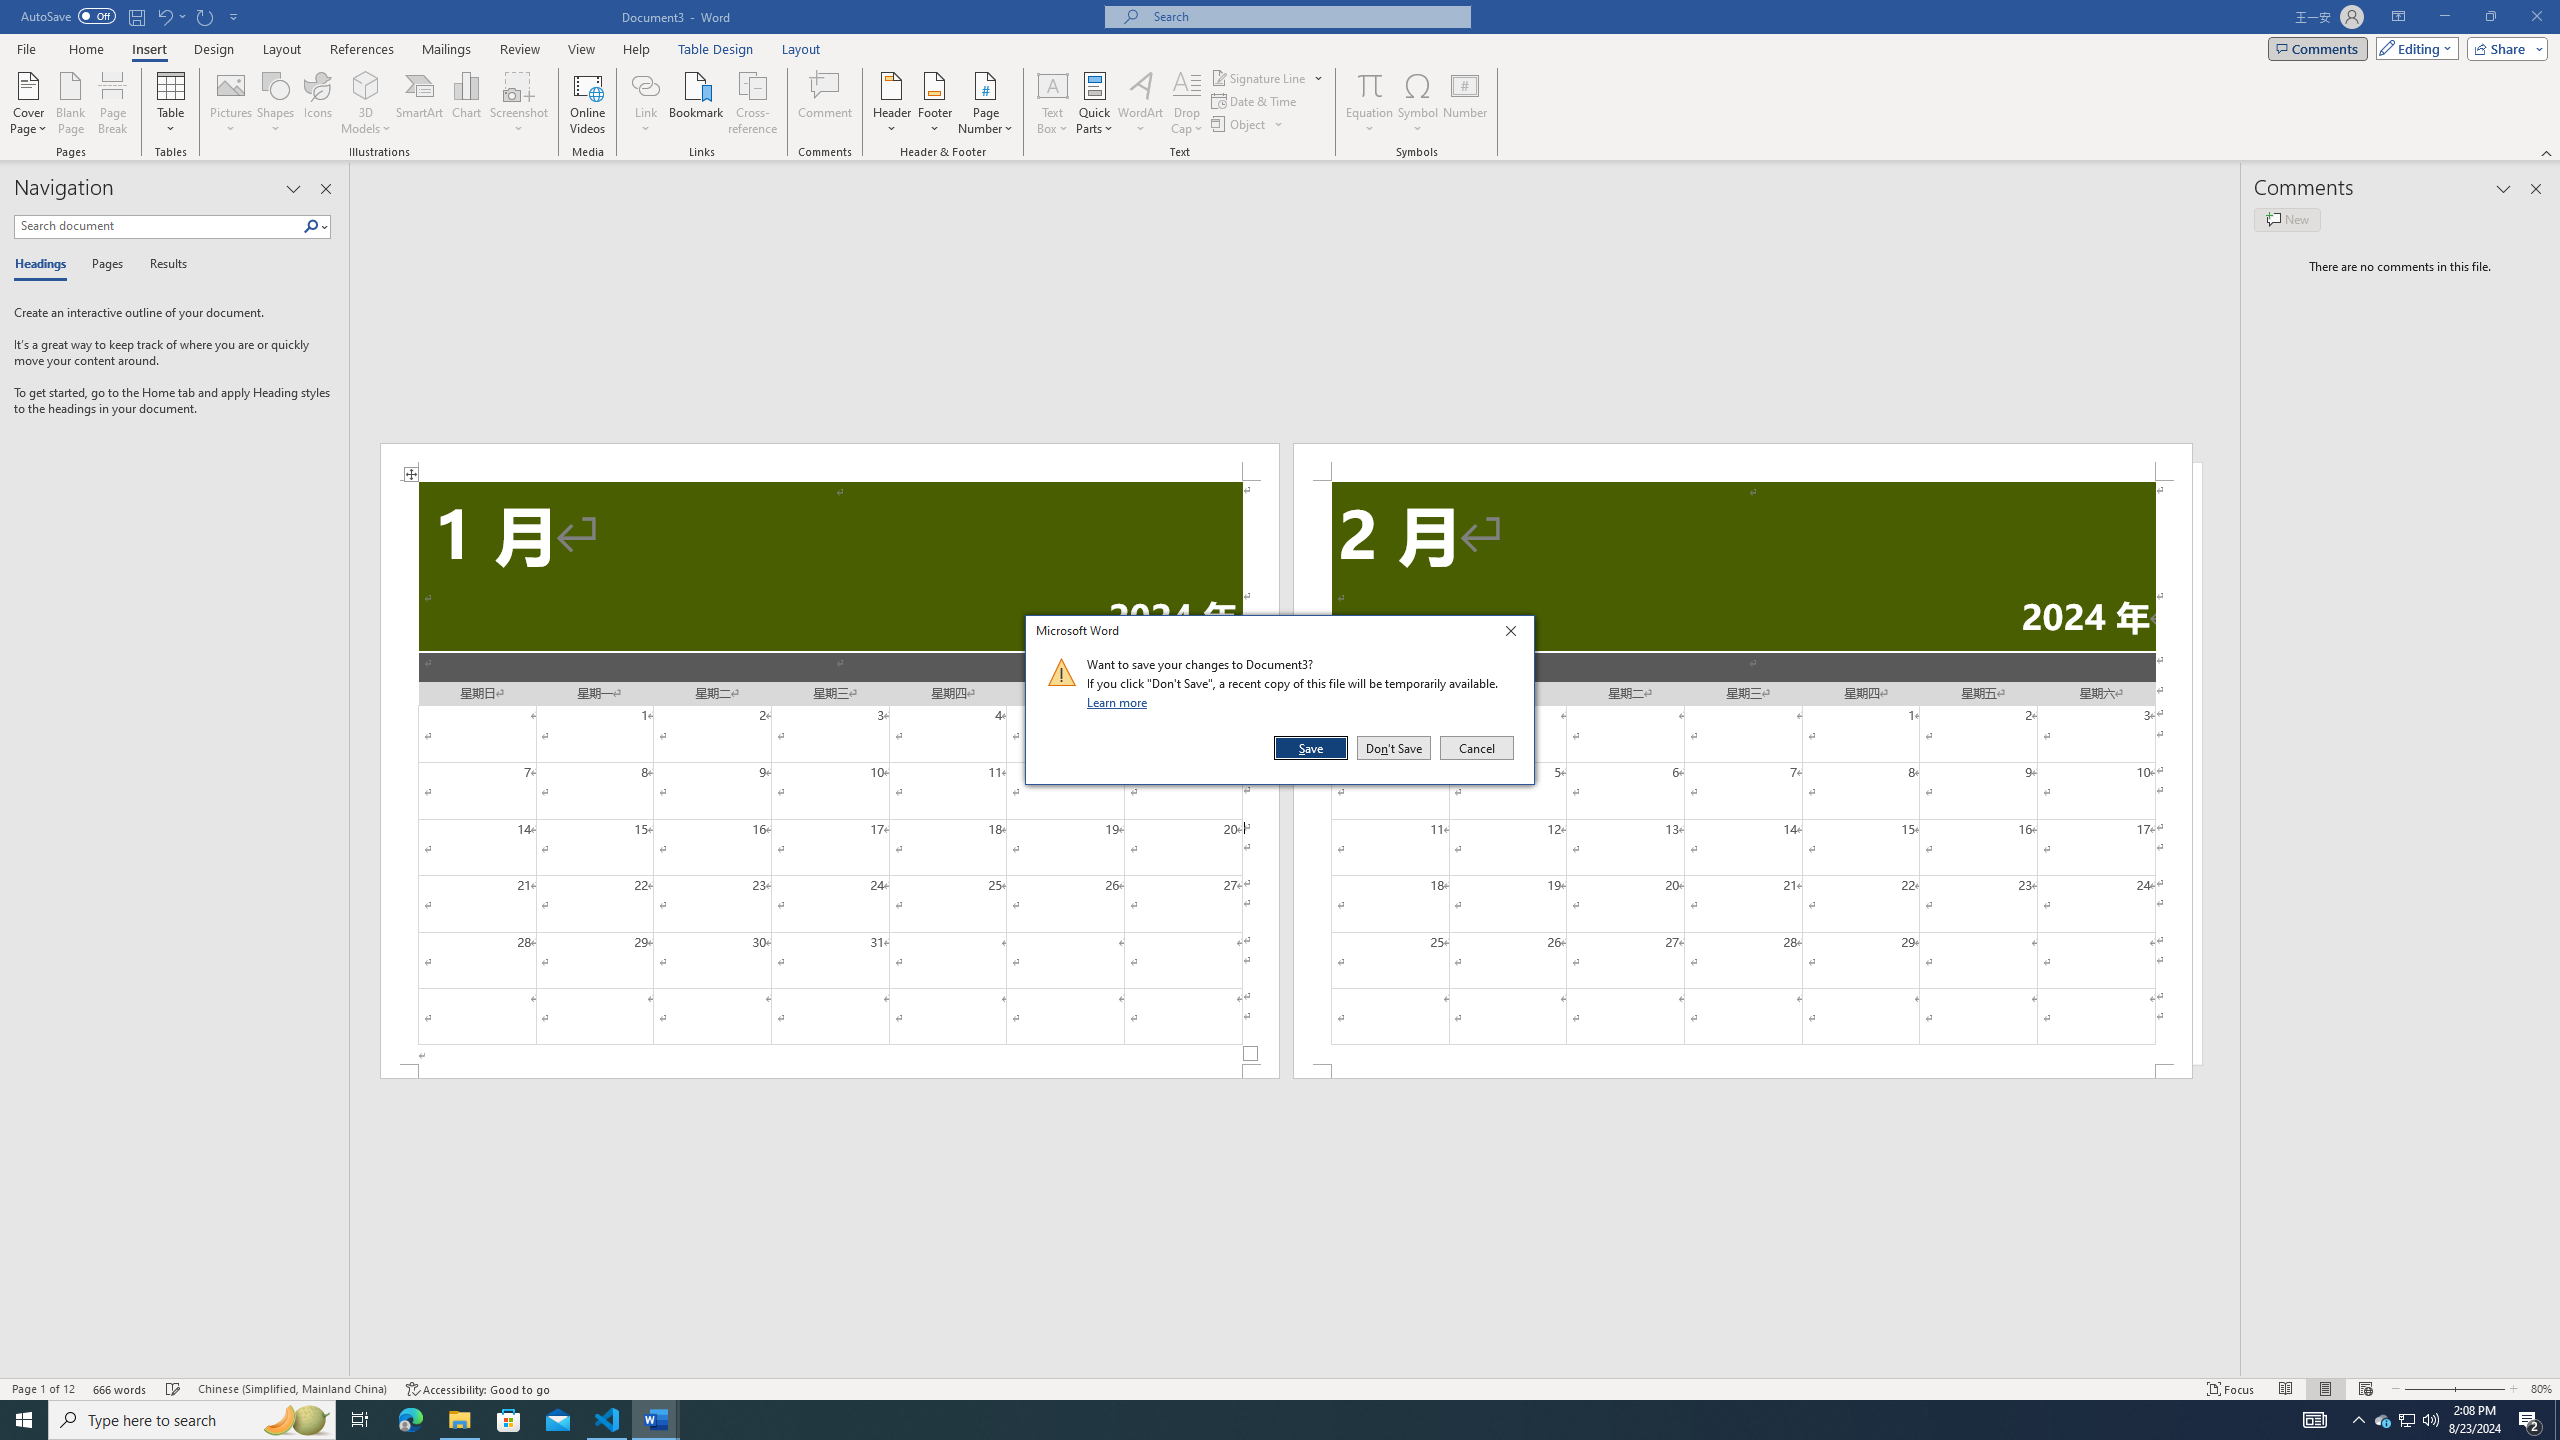 The width and height of the screenshot is (2560, 1440). I want to click on 'Close pane', so click(326, 188).